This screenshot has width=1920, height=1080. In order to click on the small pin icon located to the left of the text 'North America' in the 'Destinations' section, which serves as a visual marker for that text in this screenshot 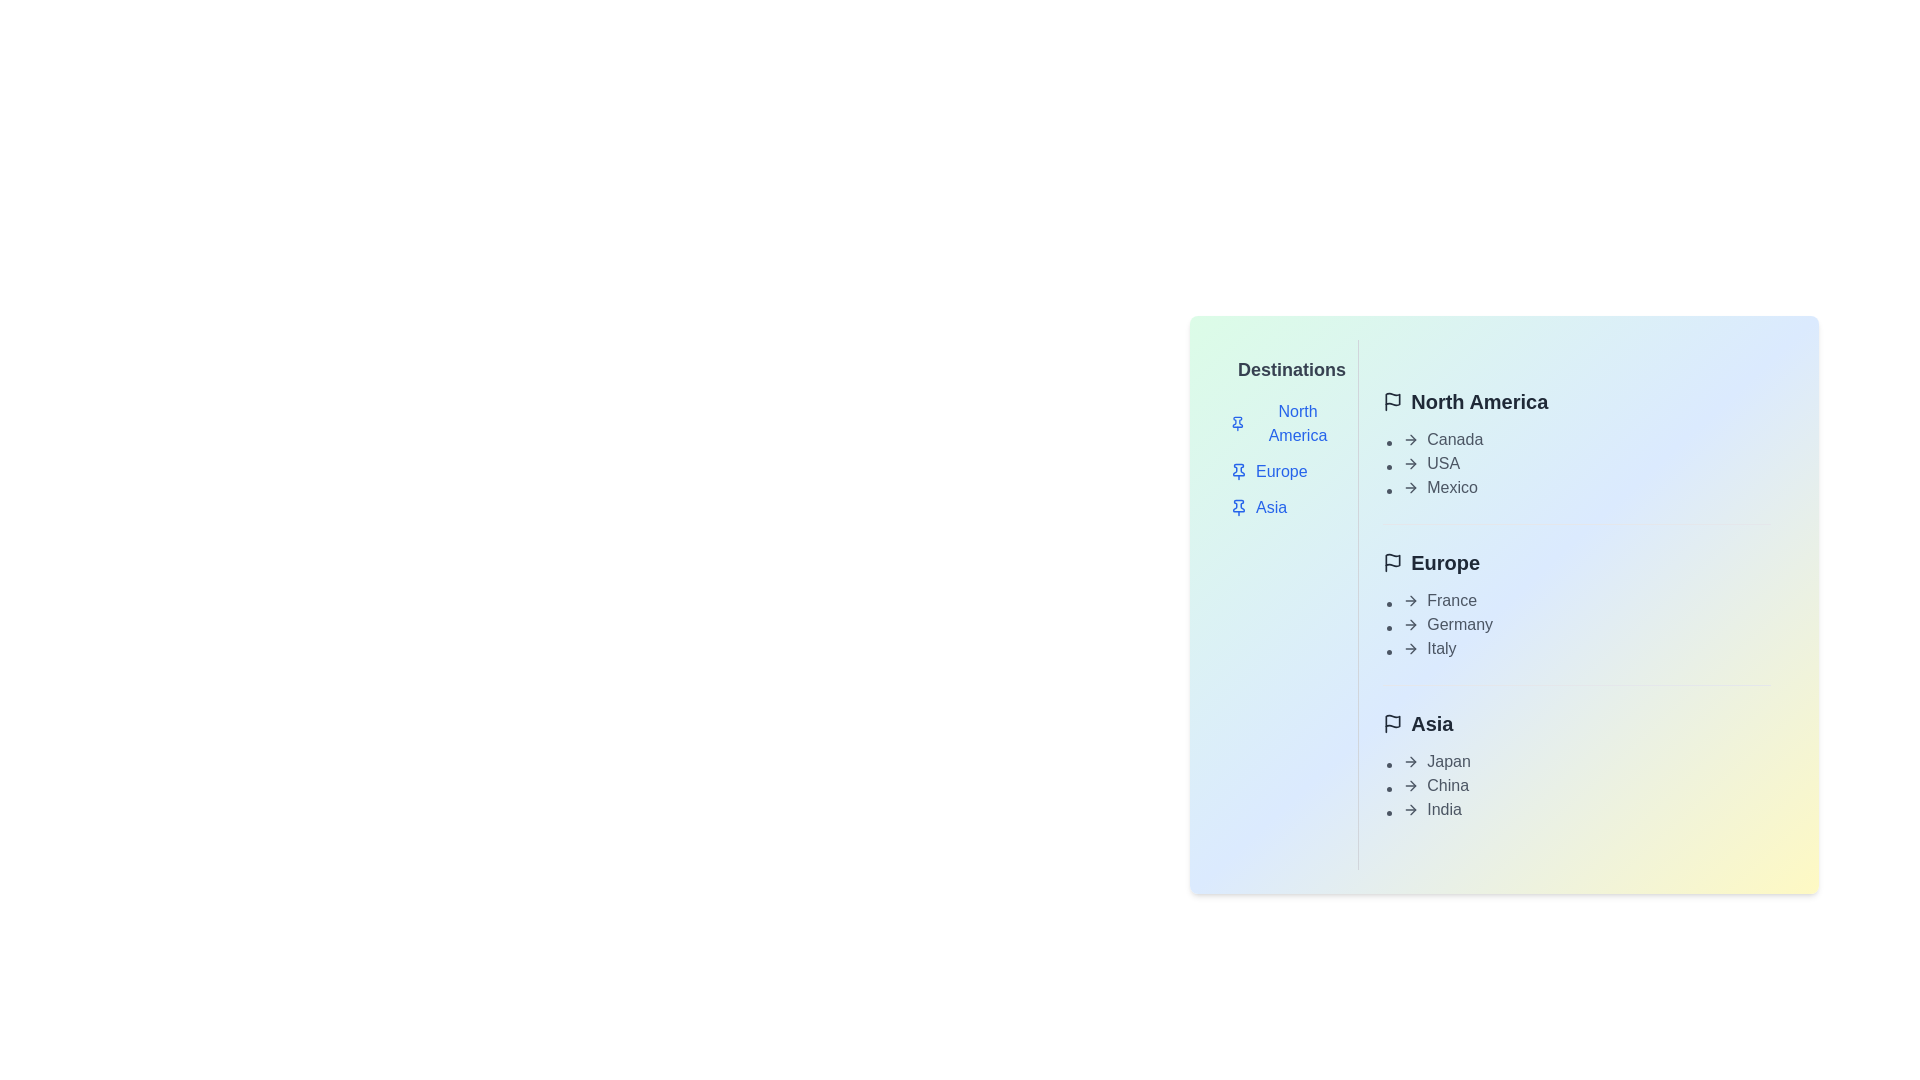, I will do `click(1236, 423)`.